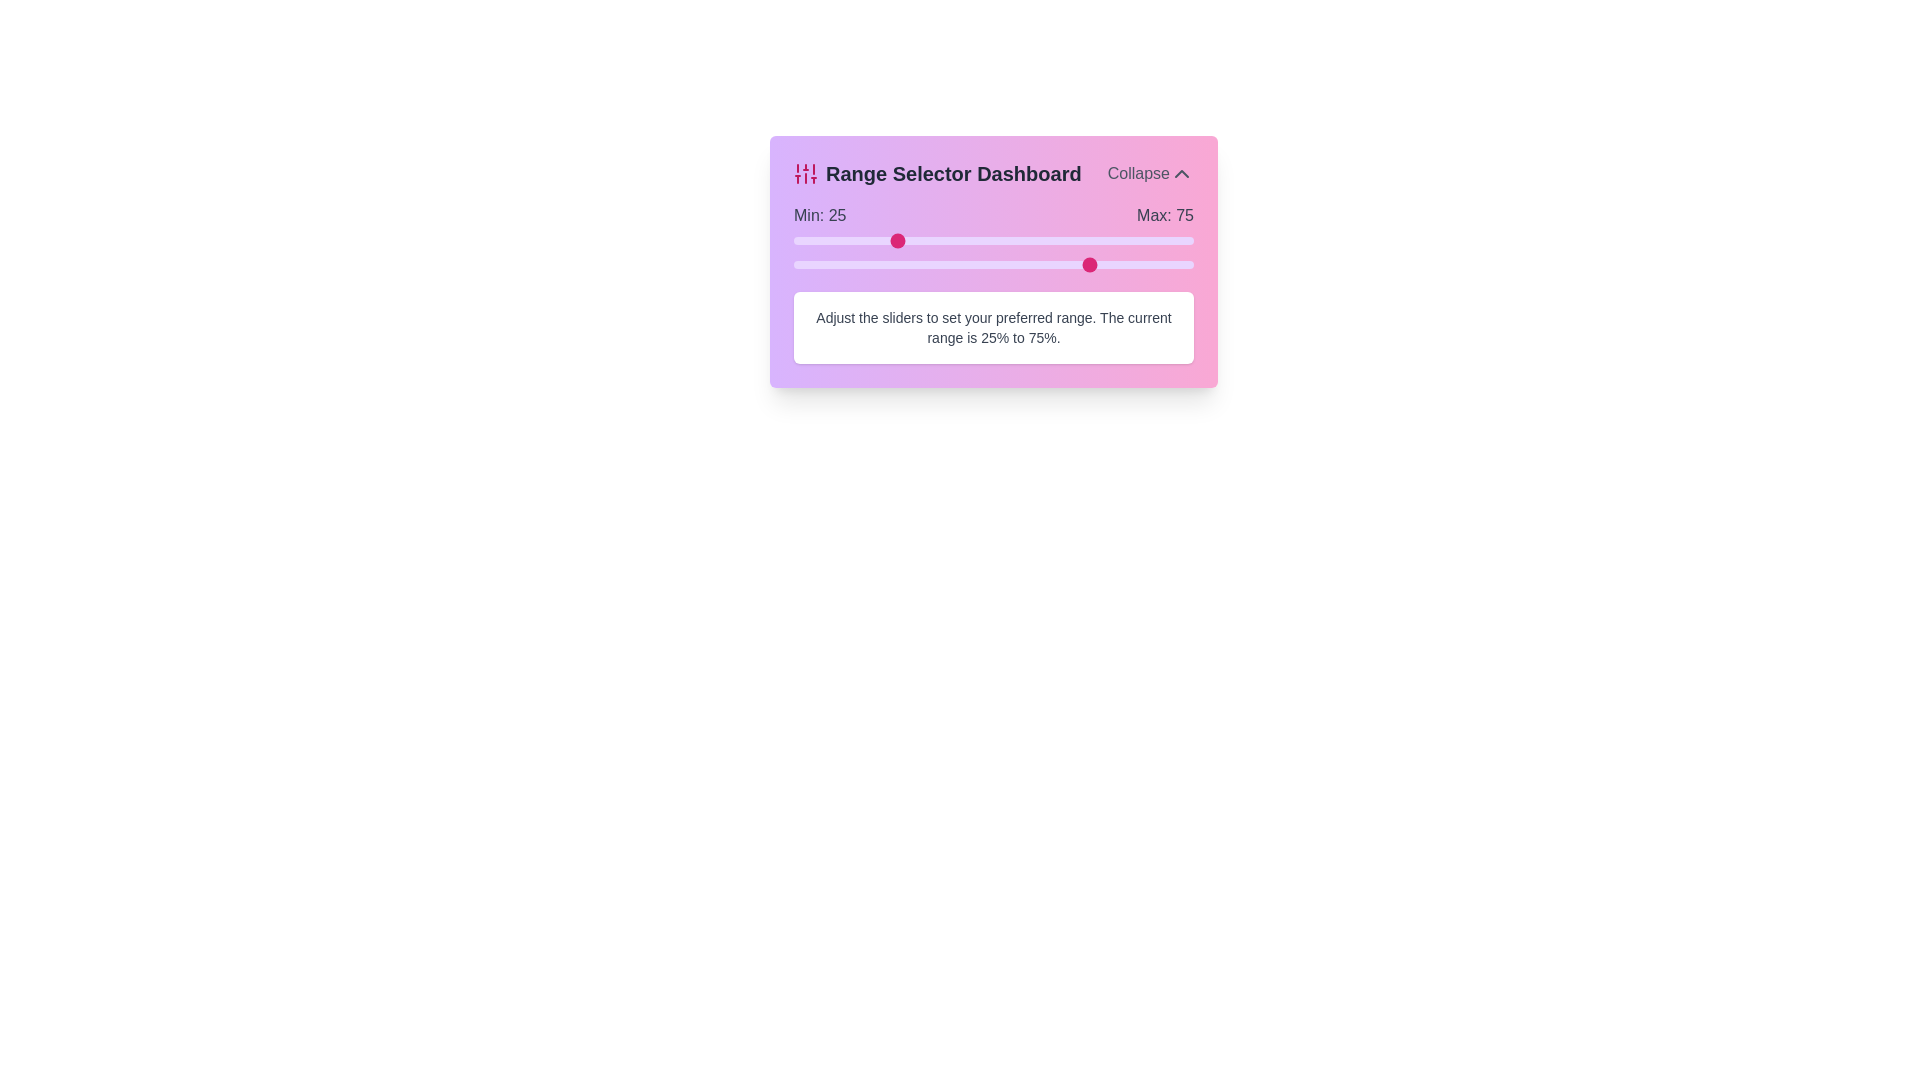  Describe the element at coordinates (1045, 239) in the screenshot. I see `the minimum range slider to 63%` at that location.